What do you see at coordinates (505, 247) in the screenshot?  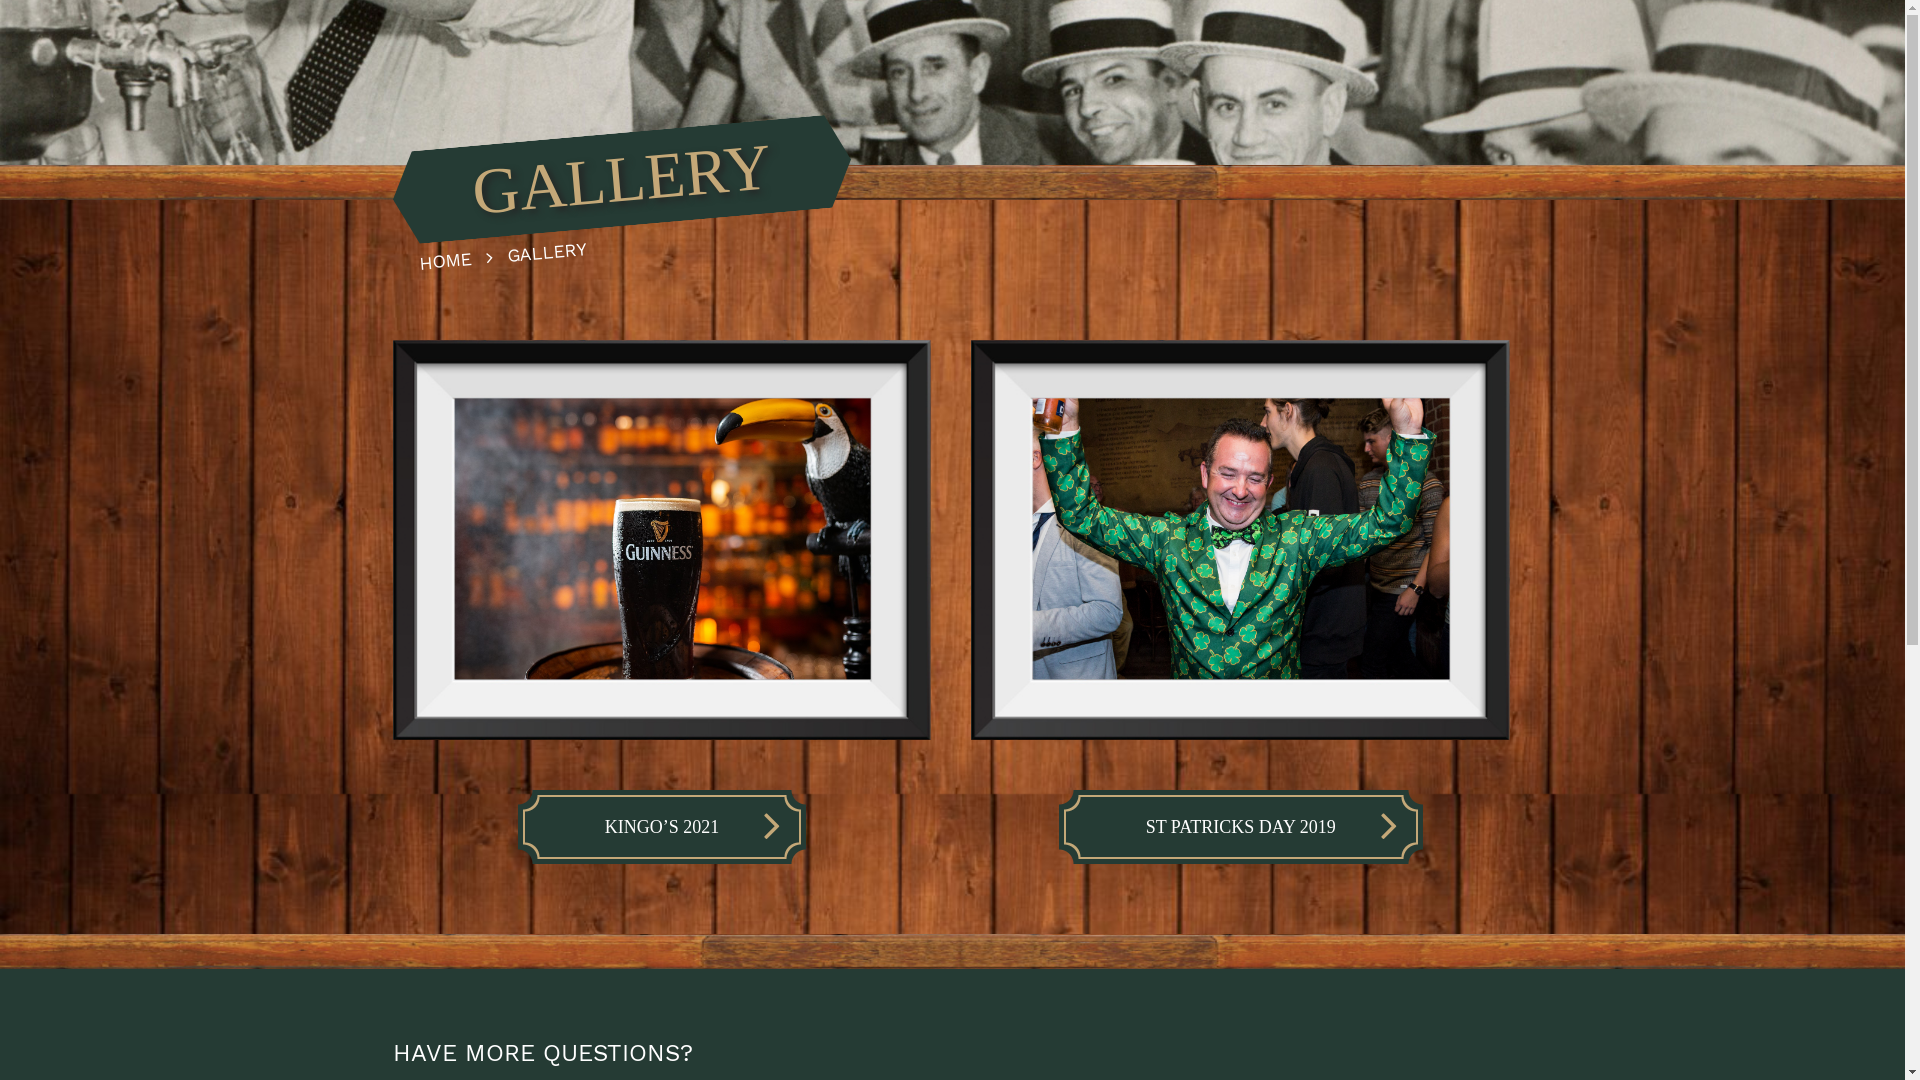 I see `'GALLERY'` at bounding box center [505, 247].